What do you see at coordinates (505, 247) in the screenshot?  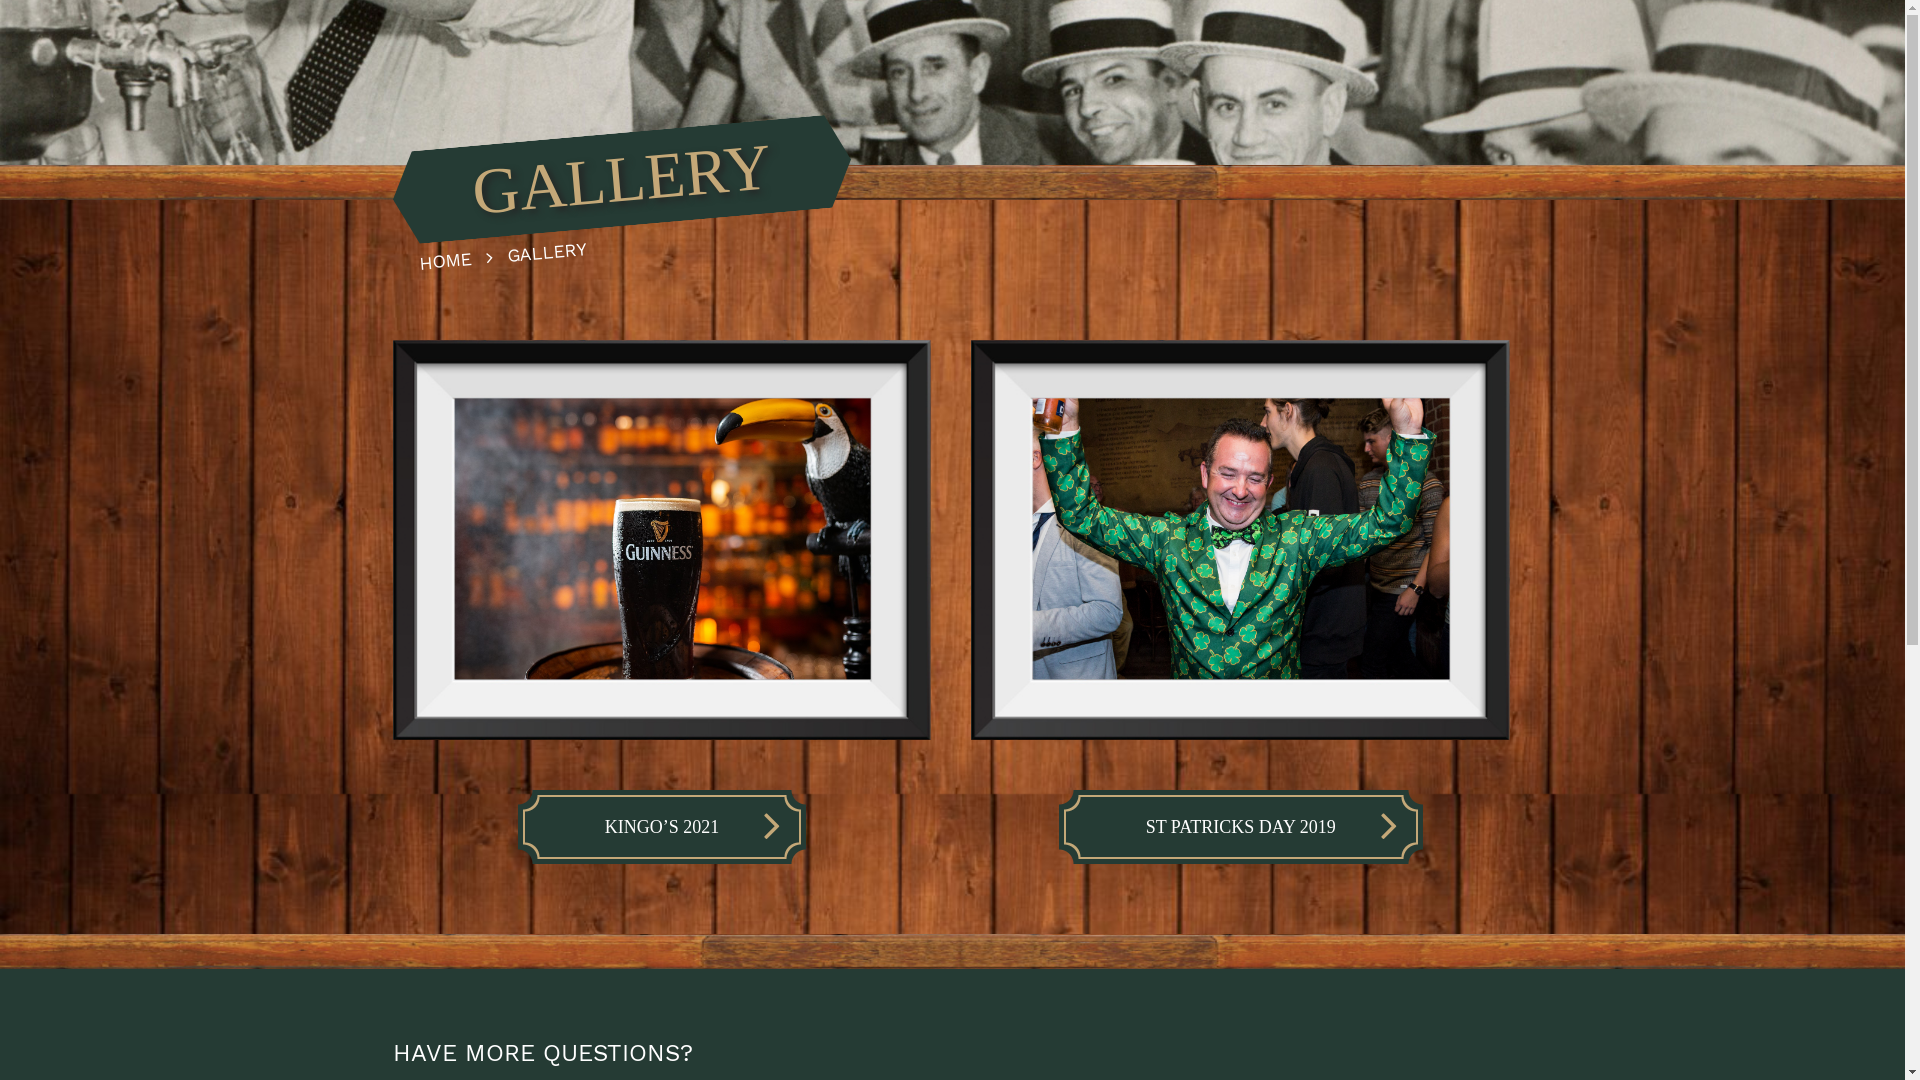 I see `'GALLERY'` at bounding box center [505, 247].